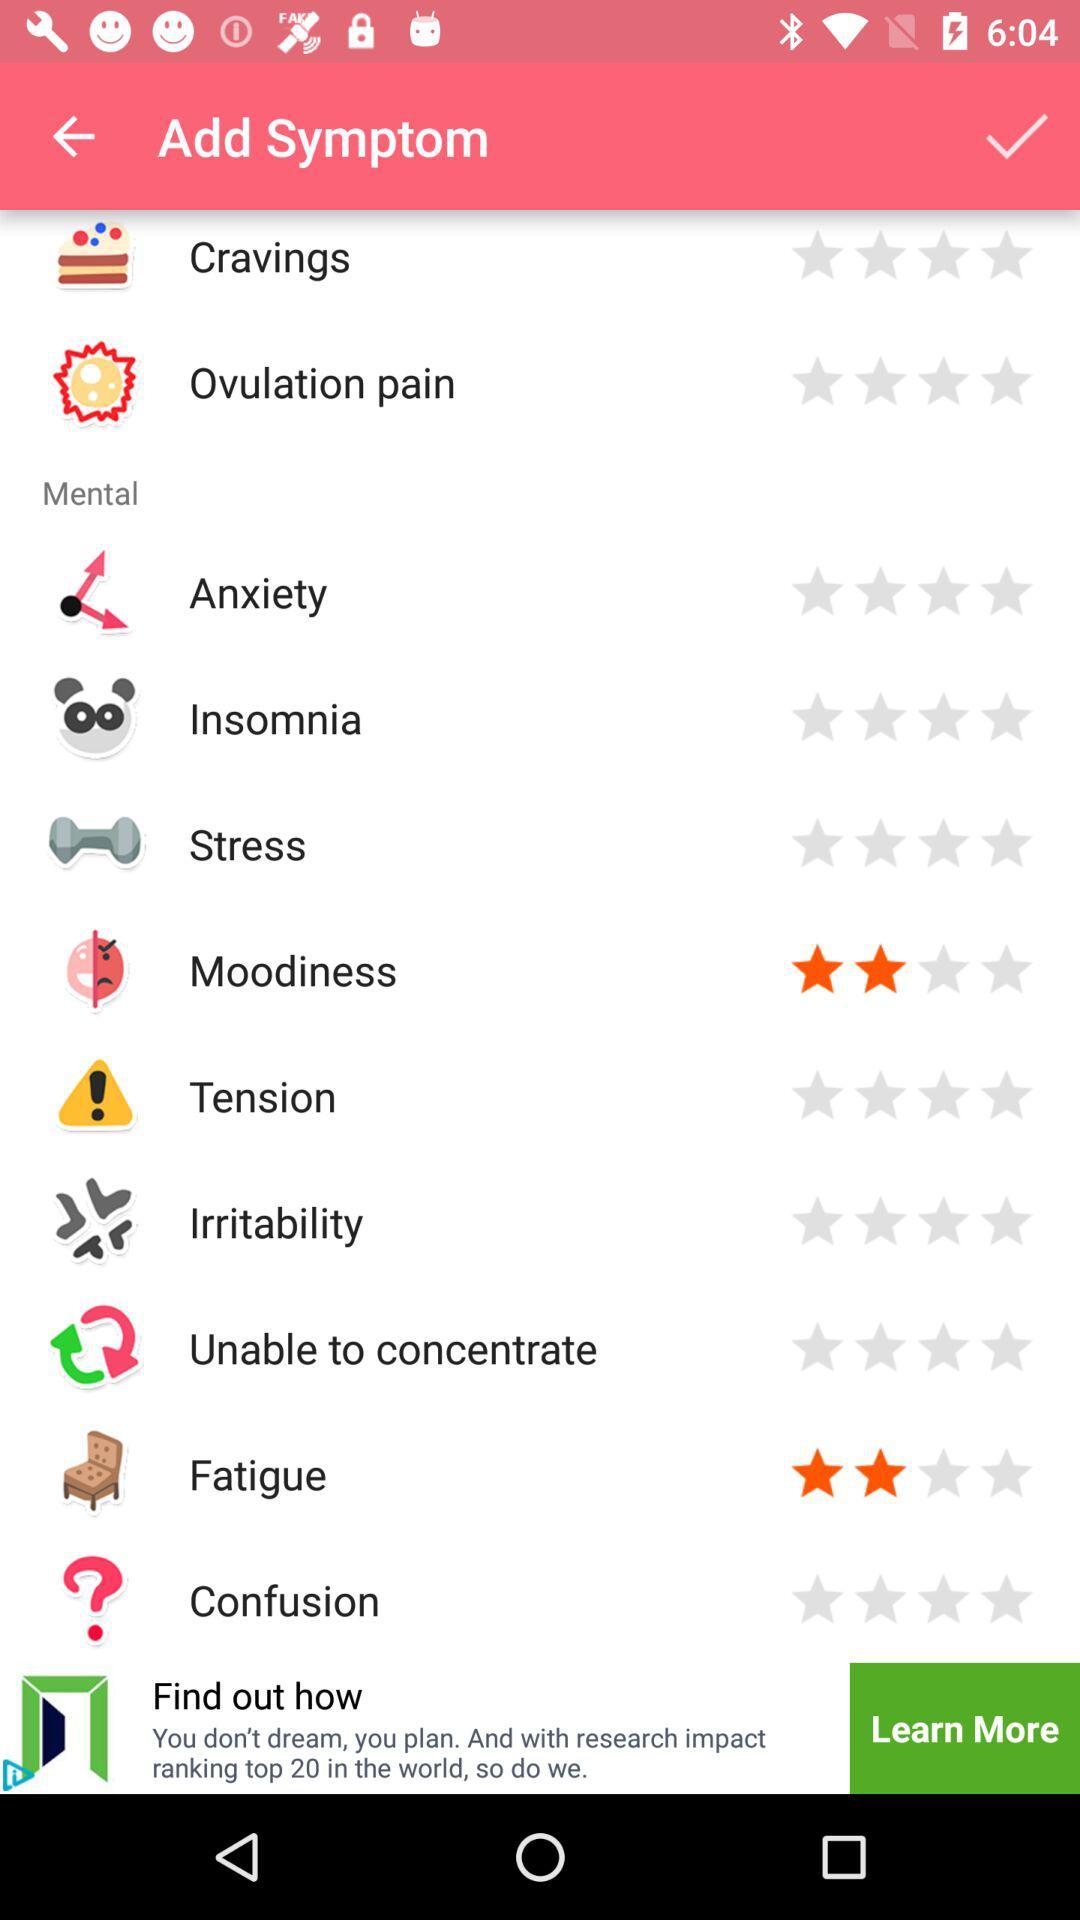  I want to click on rate the anxiety option, so click(817, 590).